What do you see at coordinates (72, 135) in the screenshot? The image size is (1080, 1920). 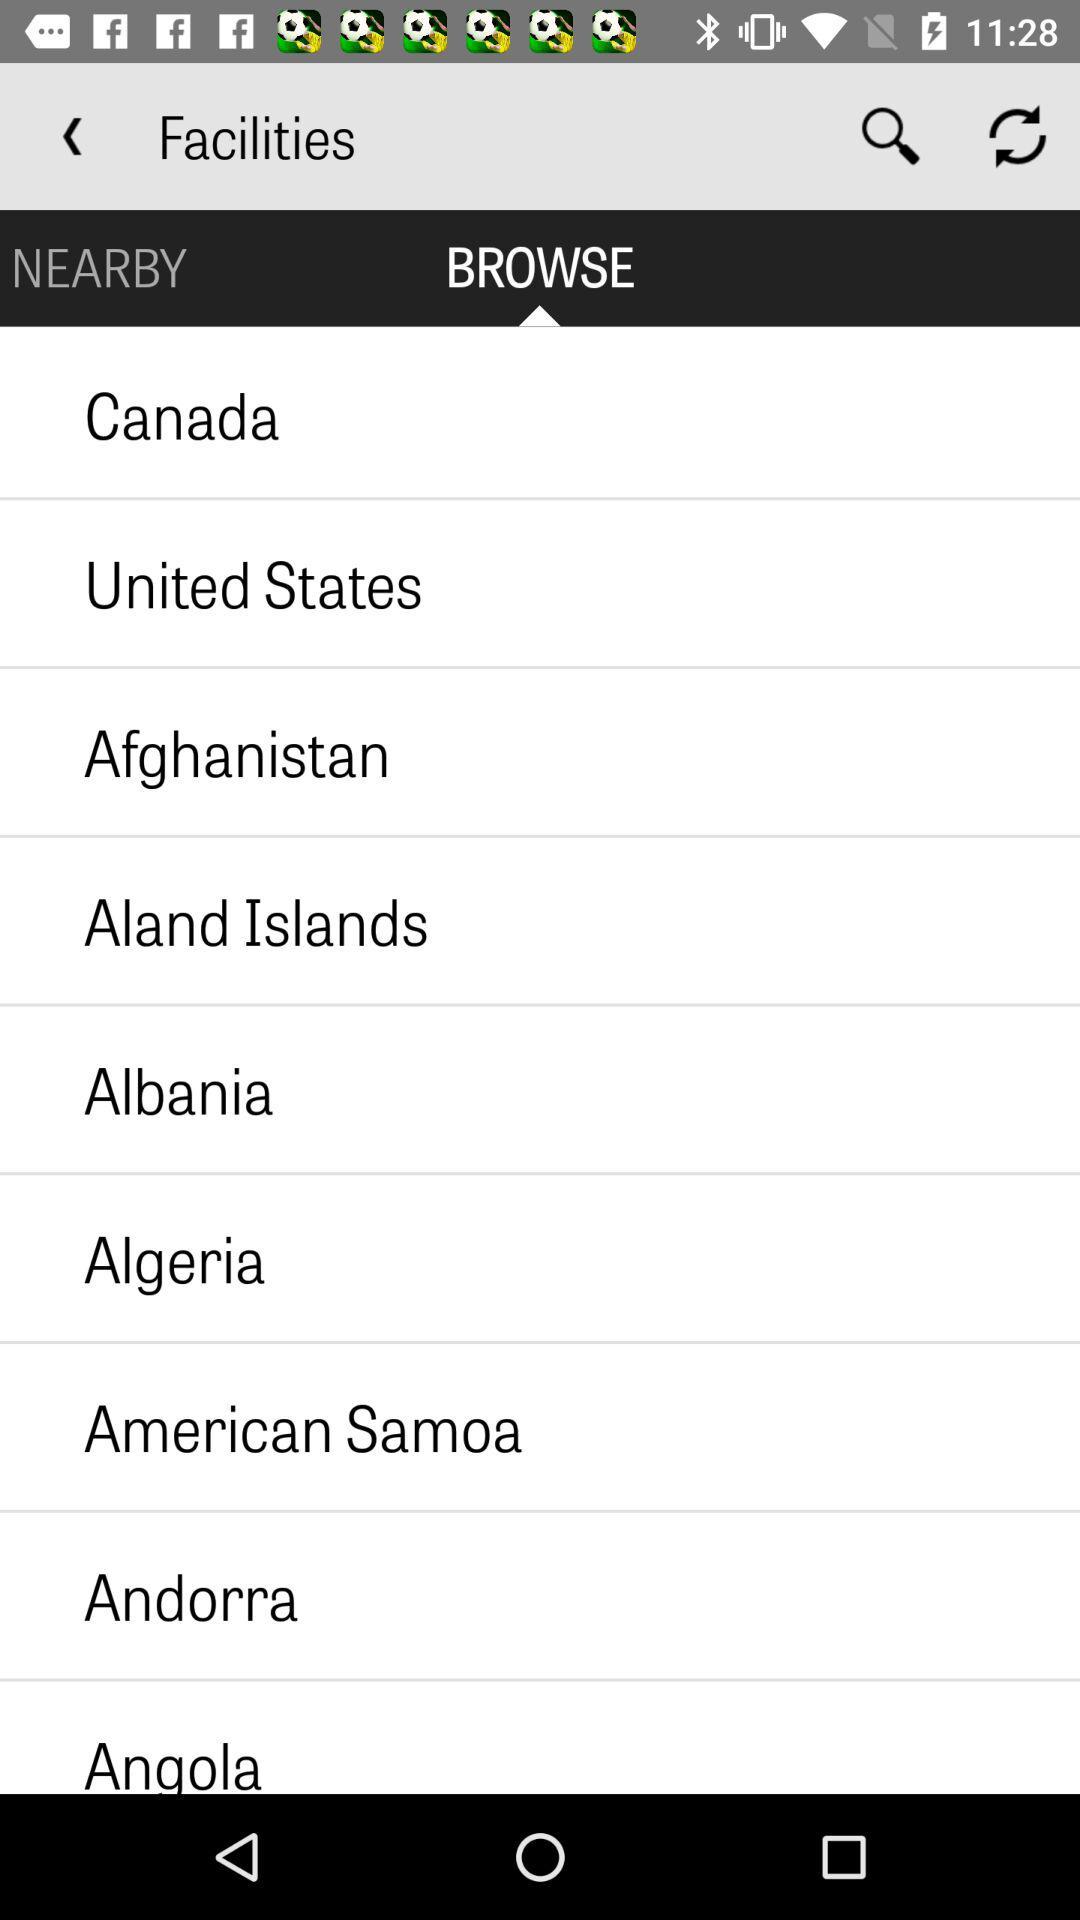 I see `icon next to facilities item` at bounding box center [72, 135].